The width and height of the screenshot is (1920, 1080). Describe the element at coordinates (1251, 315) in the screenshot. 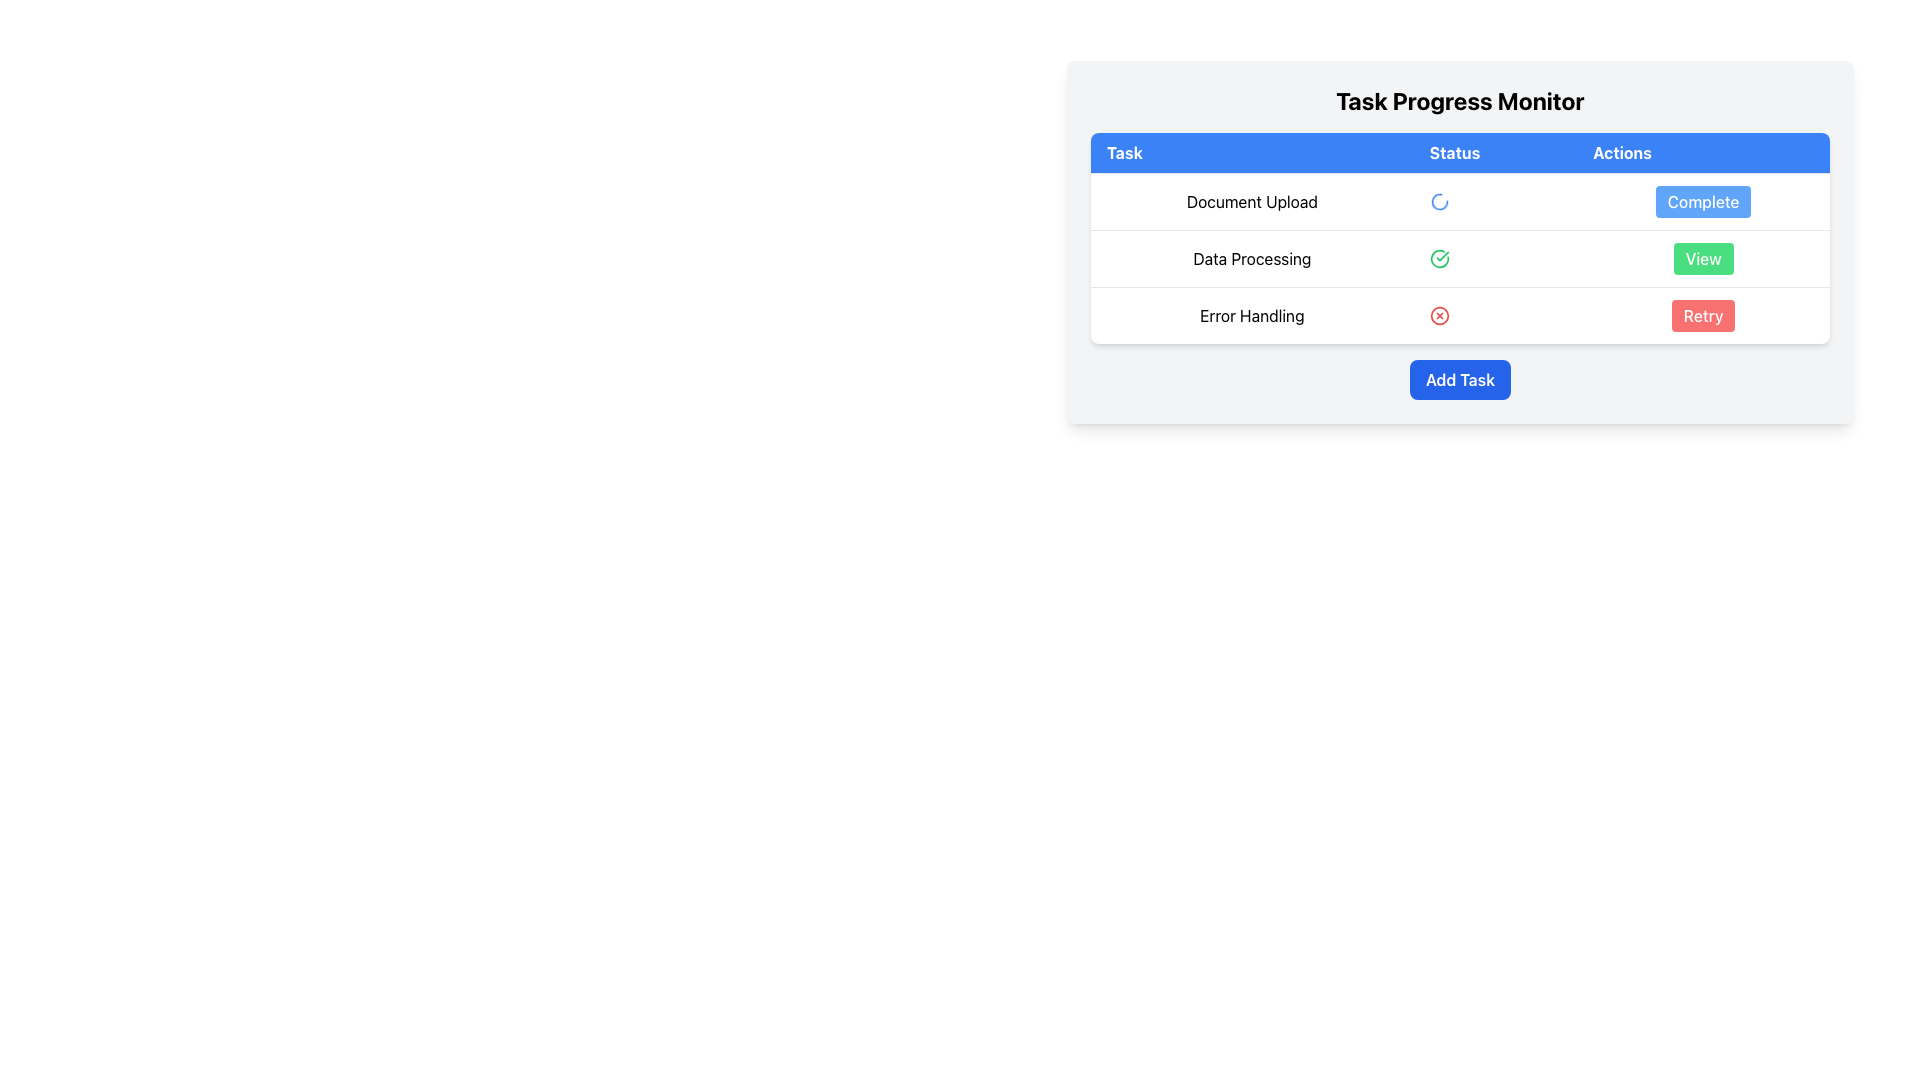

I see `the text label displaying 'Error Handling', which is styled with padding and positioned at the start of the row in the table` at that location.